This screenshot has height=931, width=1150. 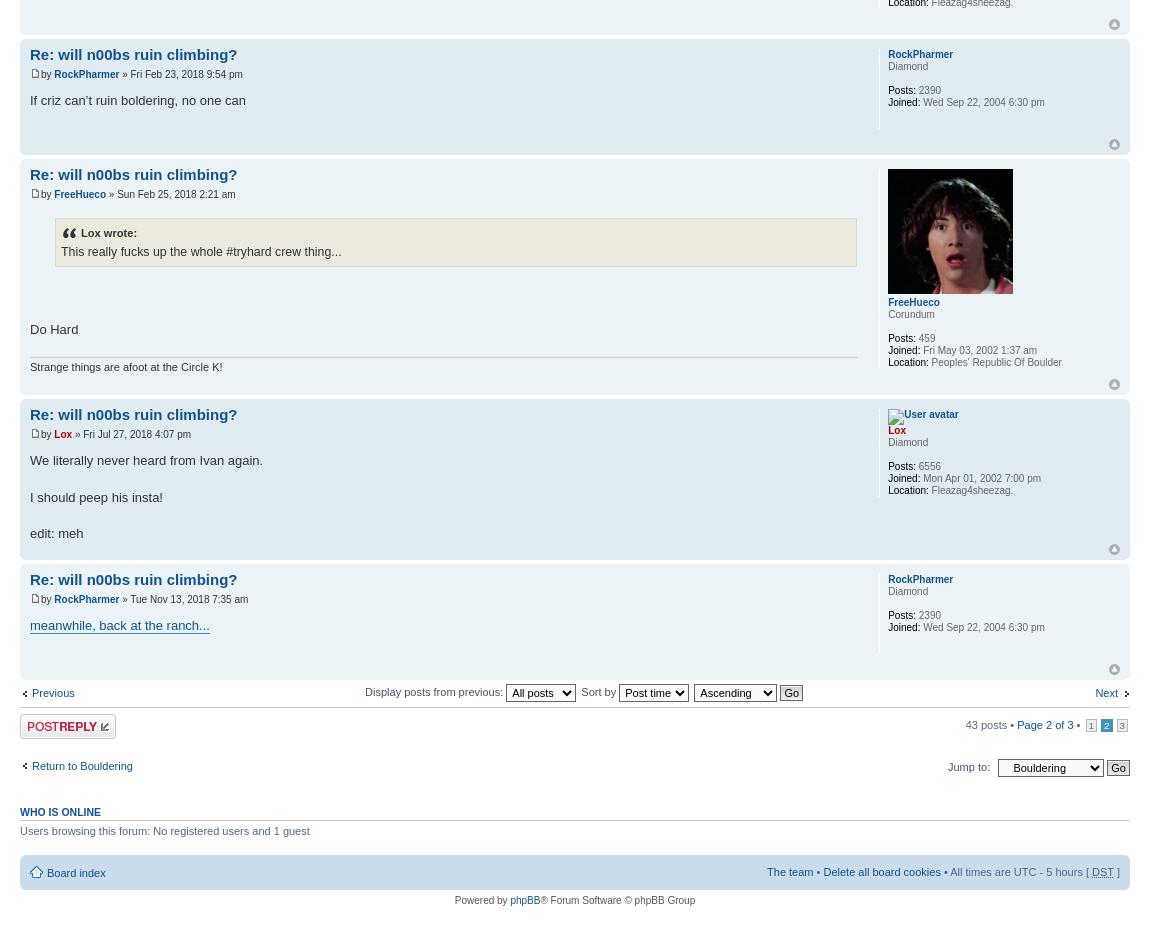 What do you see at coordinates (990, 723) in the screenshot?
I see `'43 posts
			 •'` at bounding box center [990, 723].